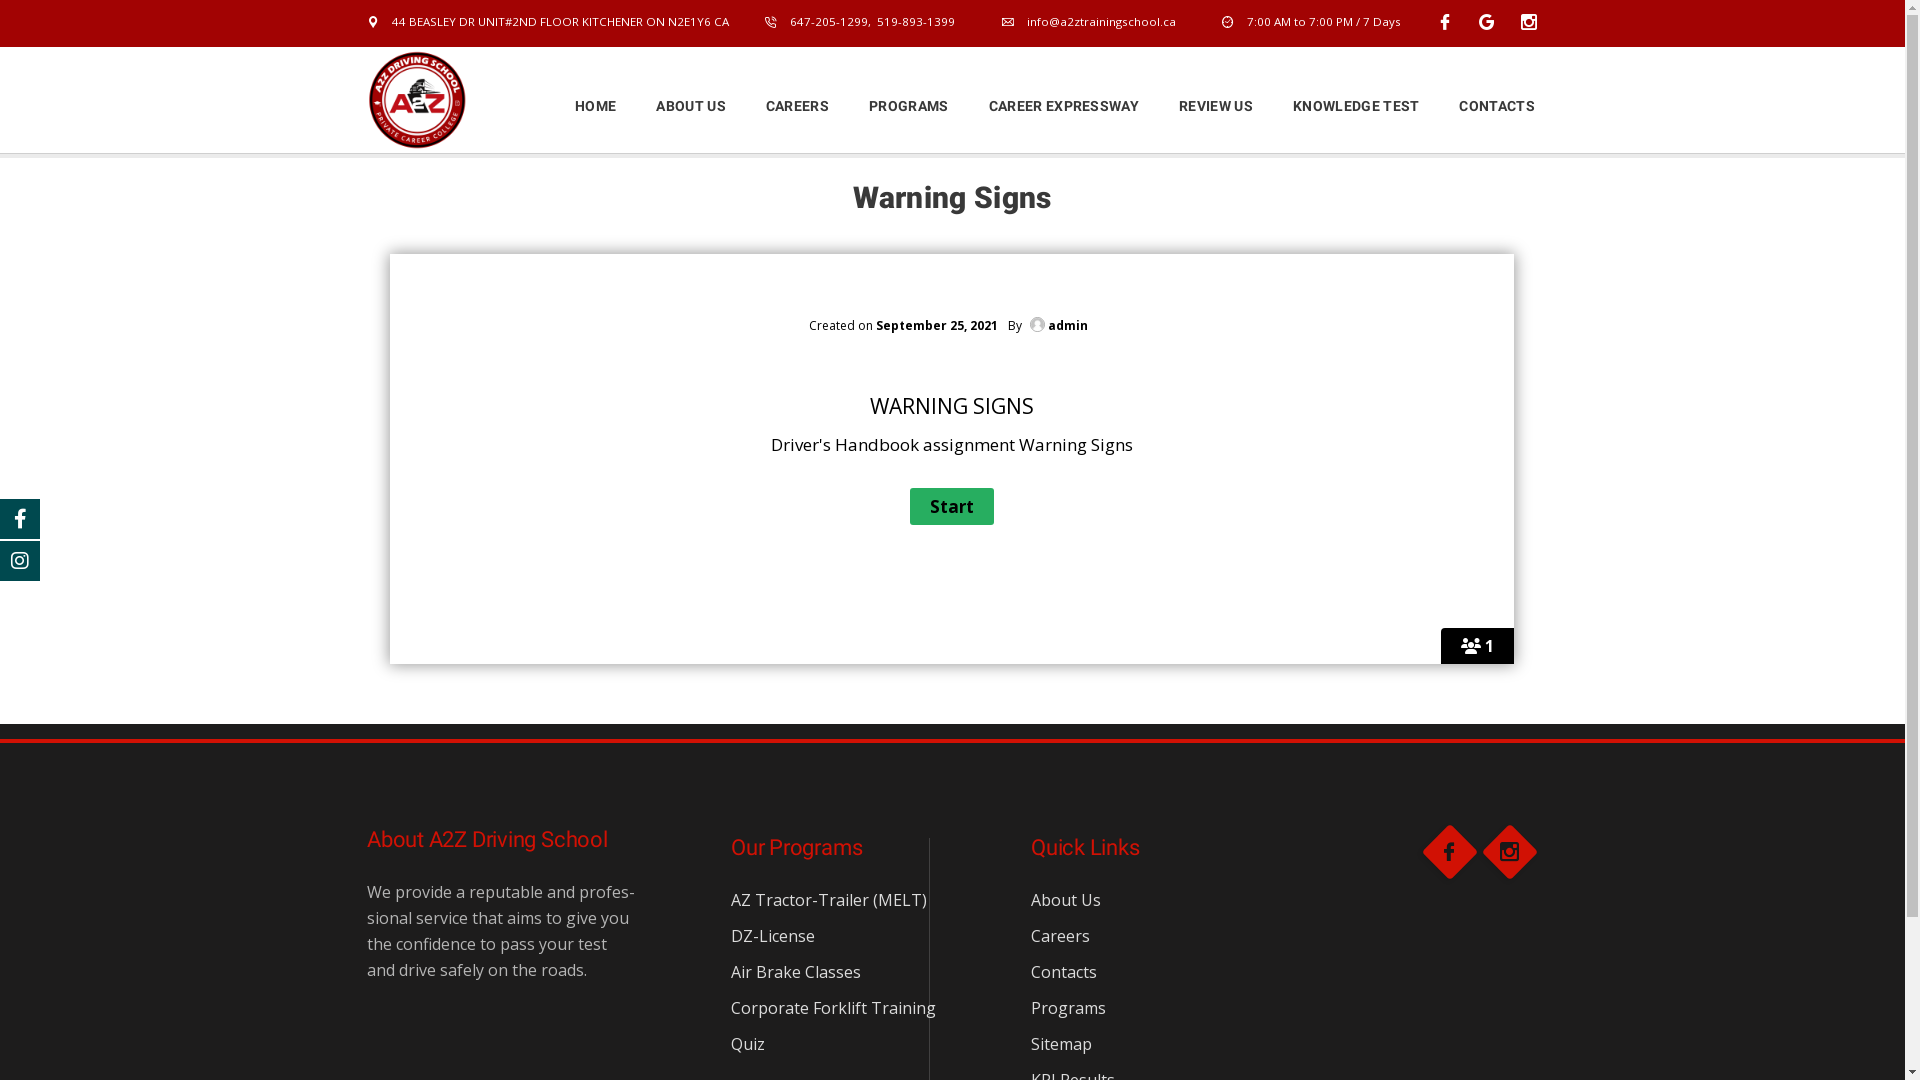 This screenshot has width=1920, height=1080. What do you see at coordinates (1063, 971) in the screenshot?
I see `'Contacts'` at bounding box center [1063, 971].